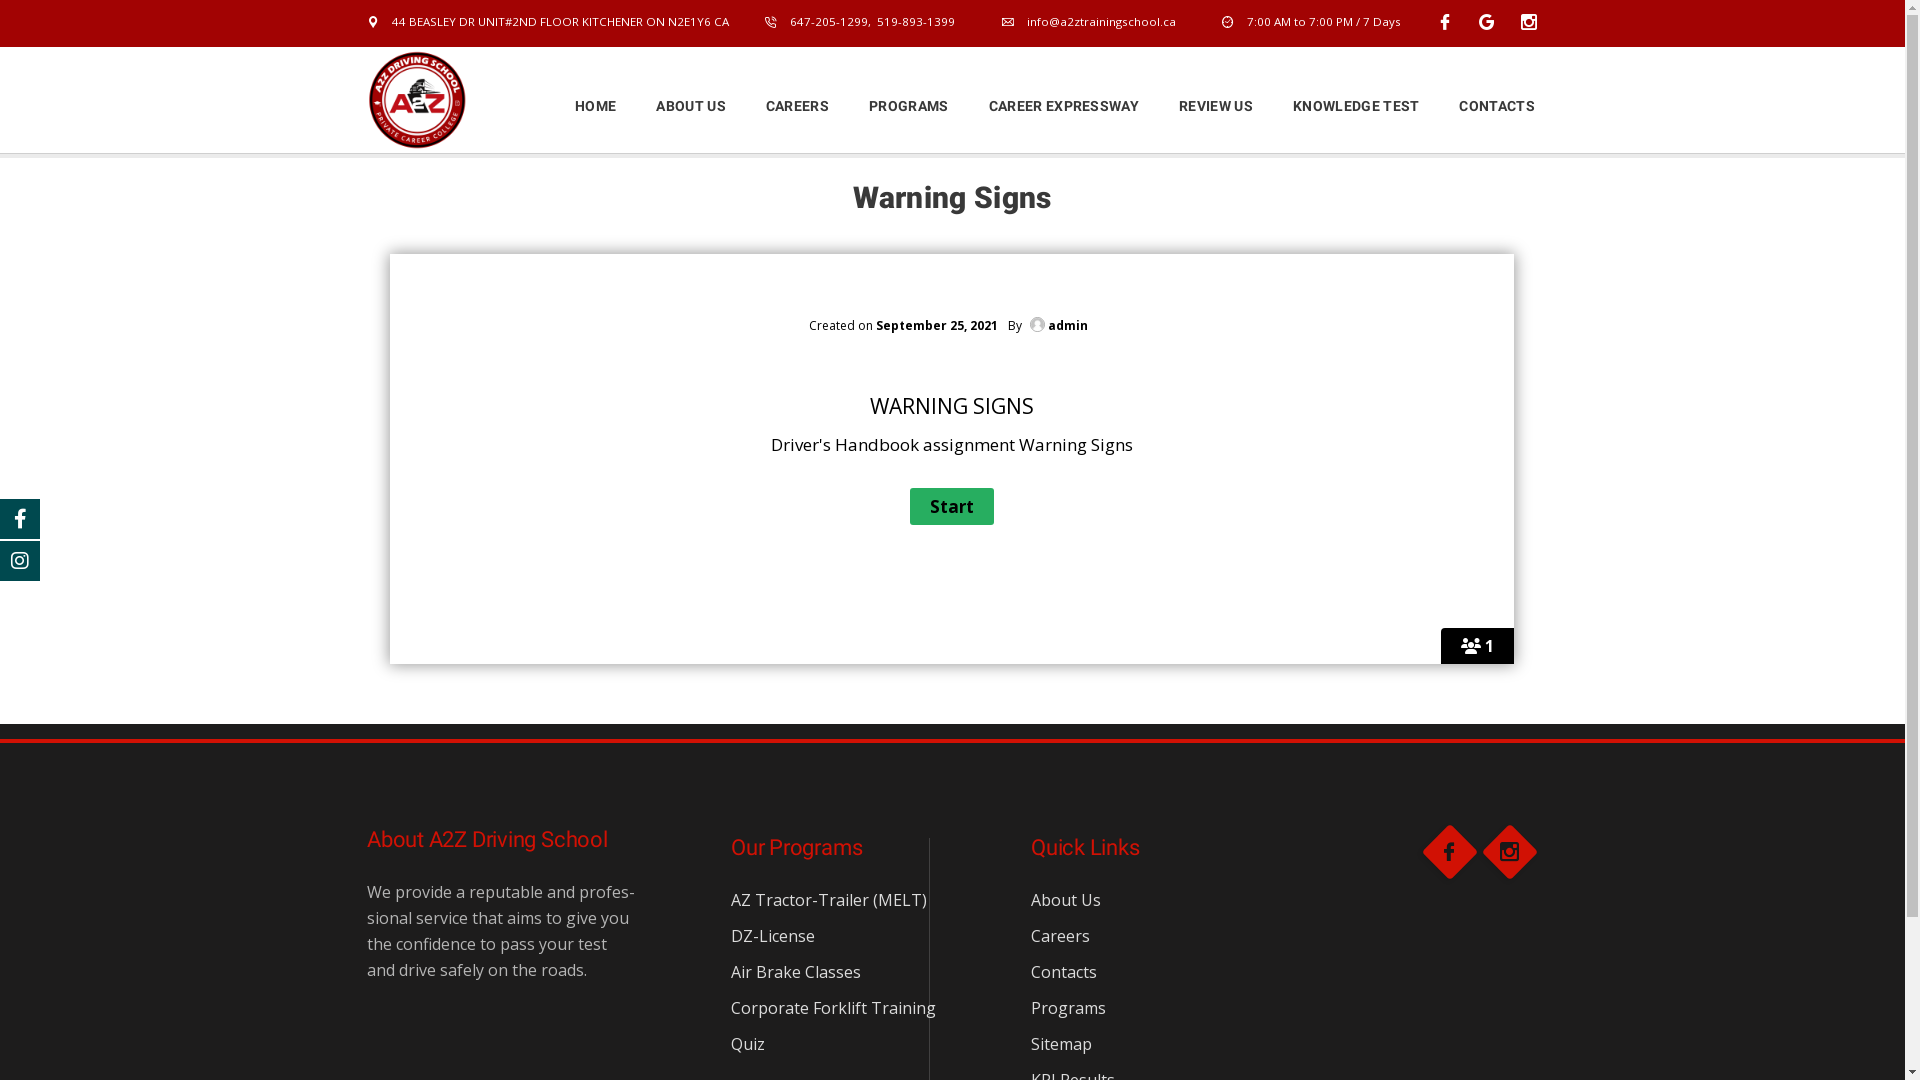 This screenshot has width=1920, height=1080. What do you see at coordinates (1063, 971) in the screenshot?
I see `'Contacts'` at bounding box center [1063, 971].